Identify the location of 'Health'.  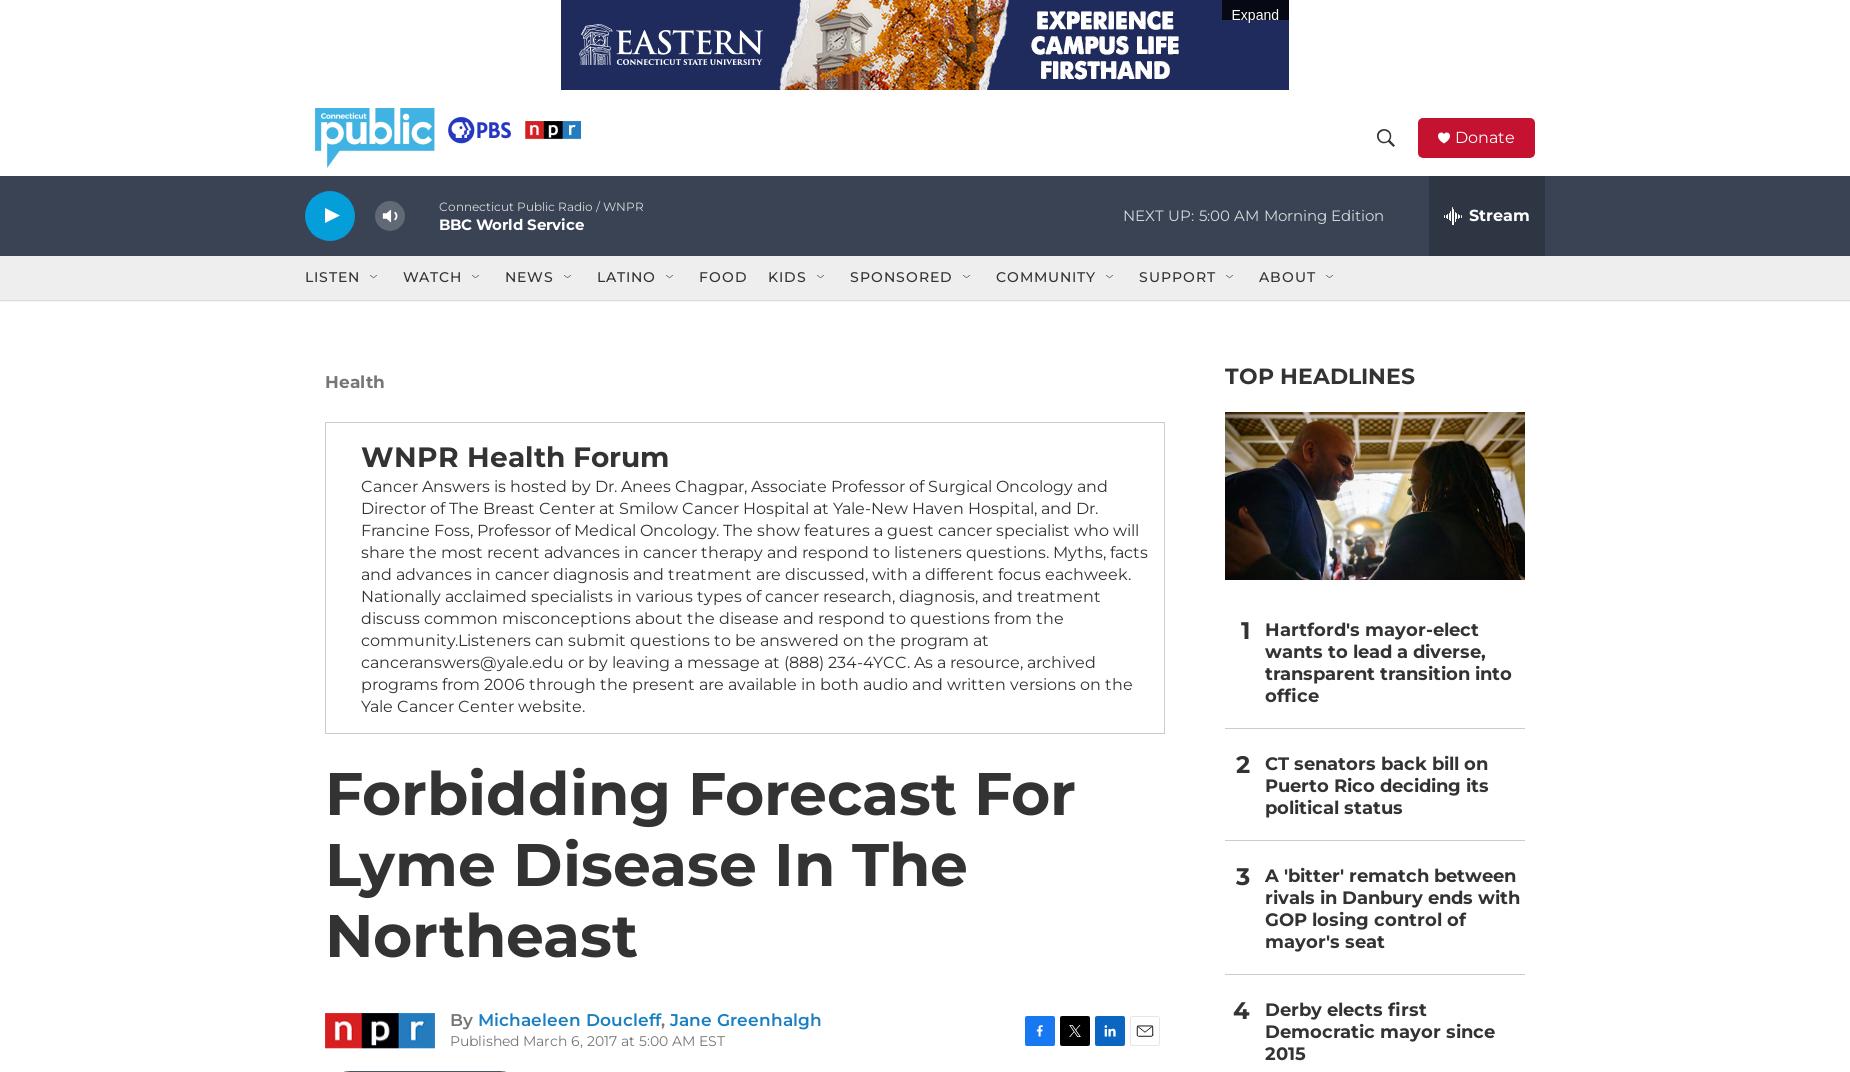
(354, 410).